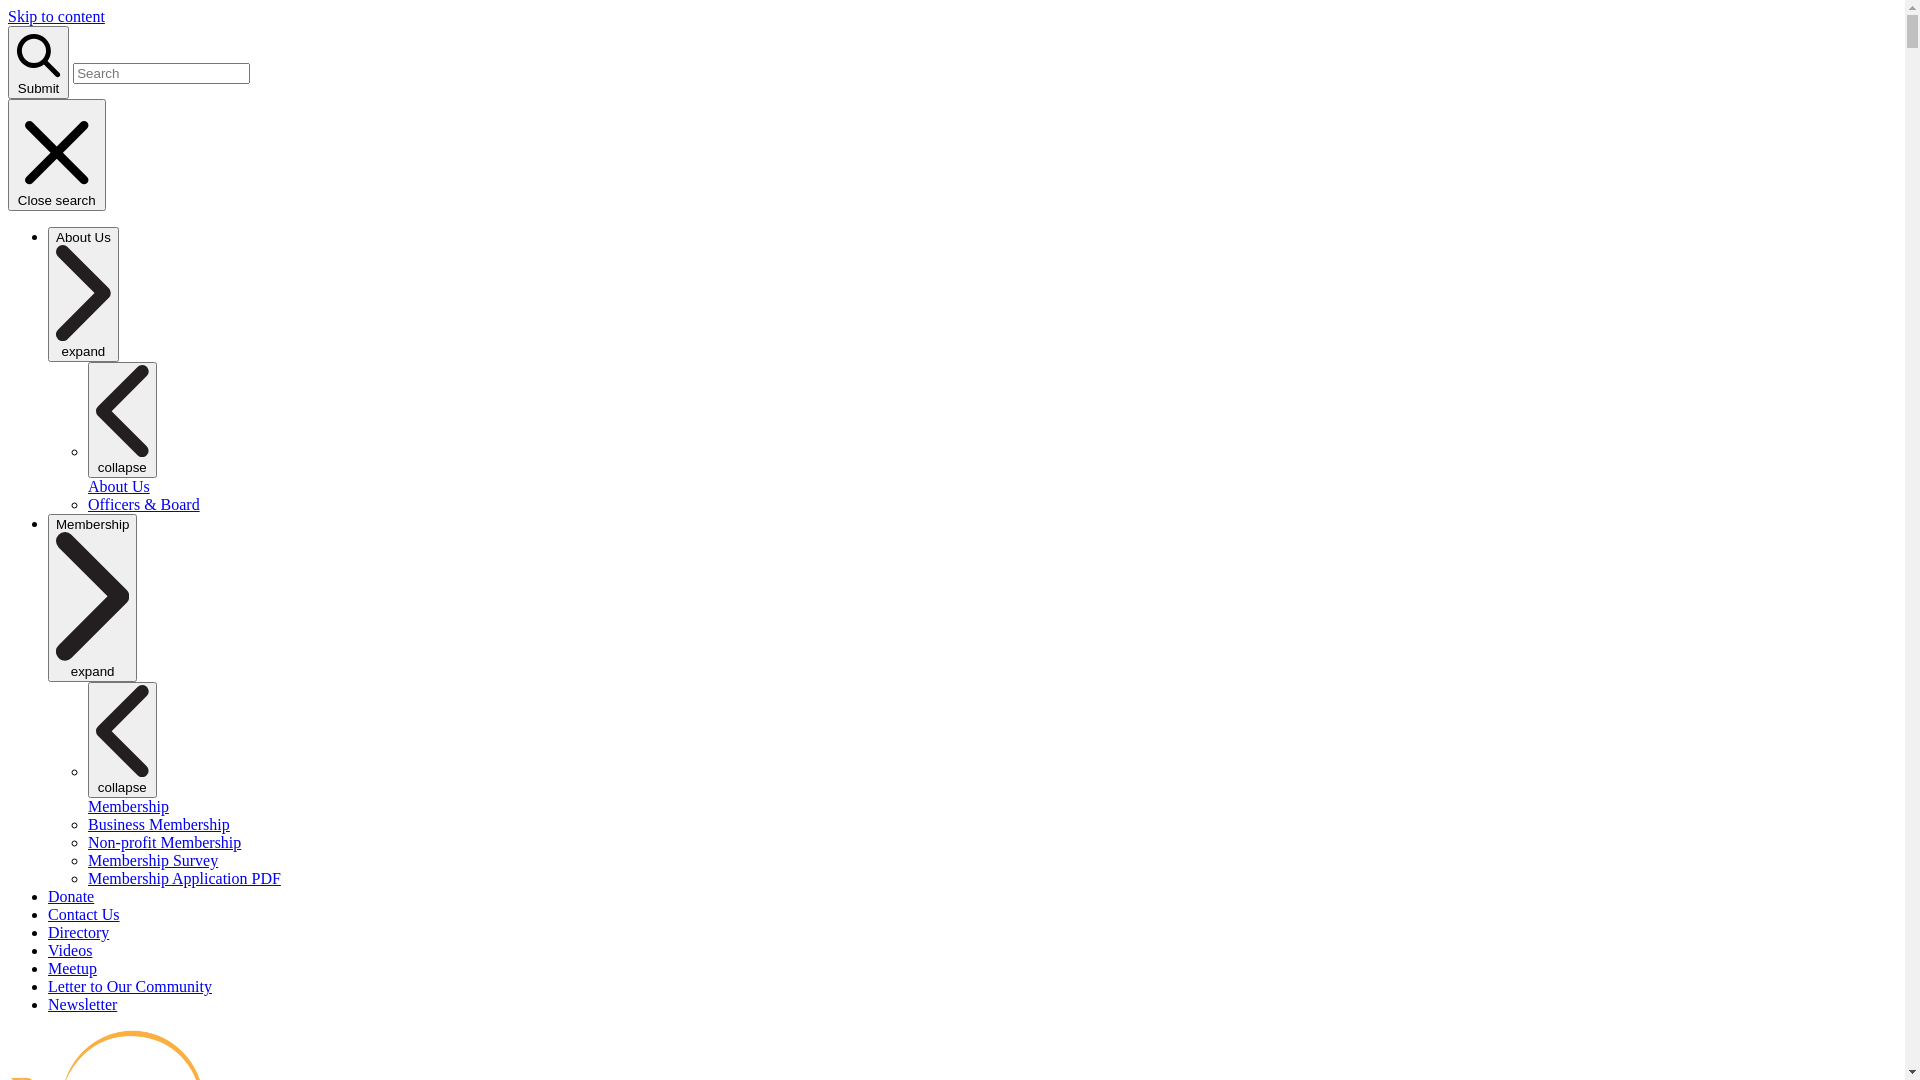 Image resolution: width=1920 pixels, height=1080 pixels. What do you see at coordinates (128, 985) in the screenshot?
I see `'Letter to Our Community'` at bounding box center [128, 985].